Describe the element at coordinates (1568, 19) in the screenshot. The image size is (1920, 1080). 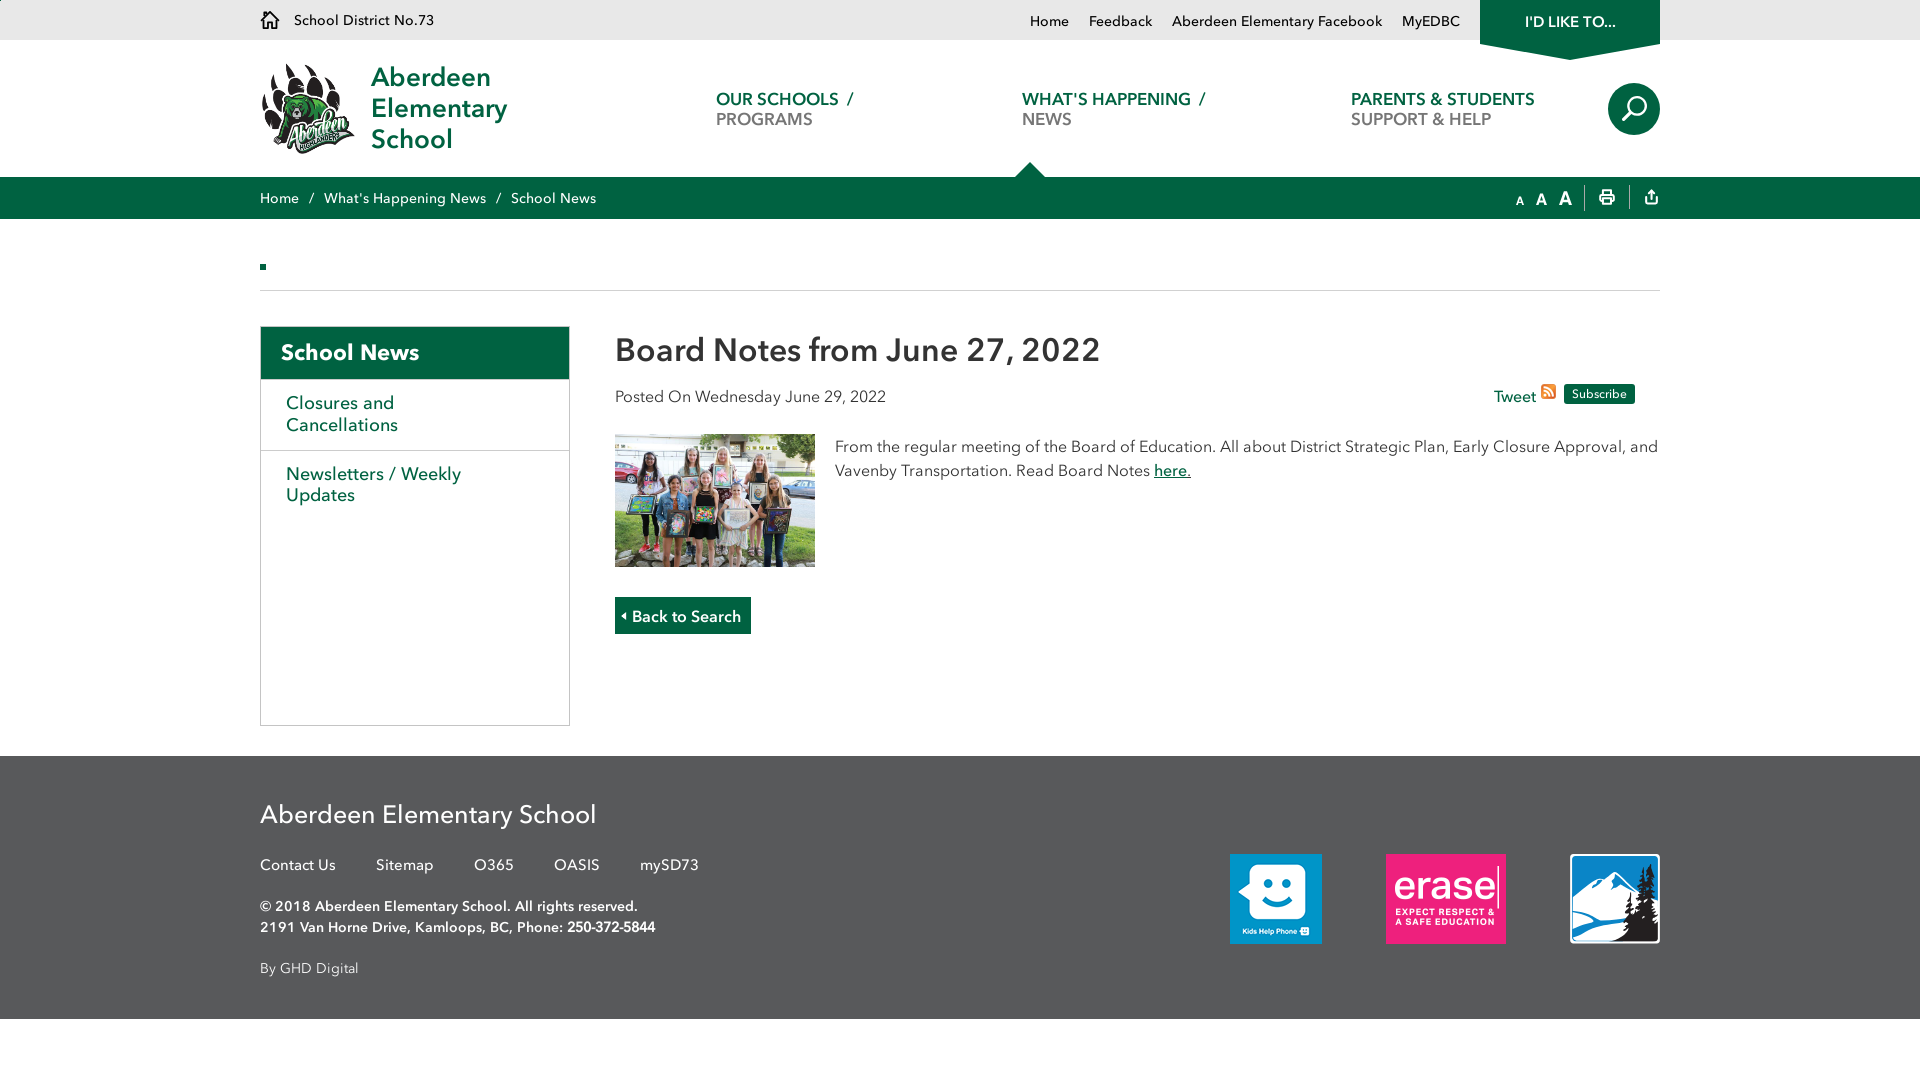
I see `'I'D LIKE TO...'` at that location.